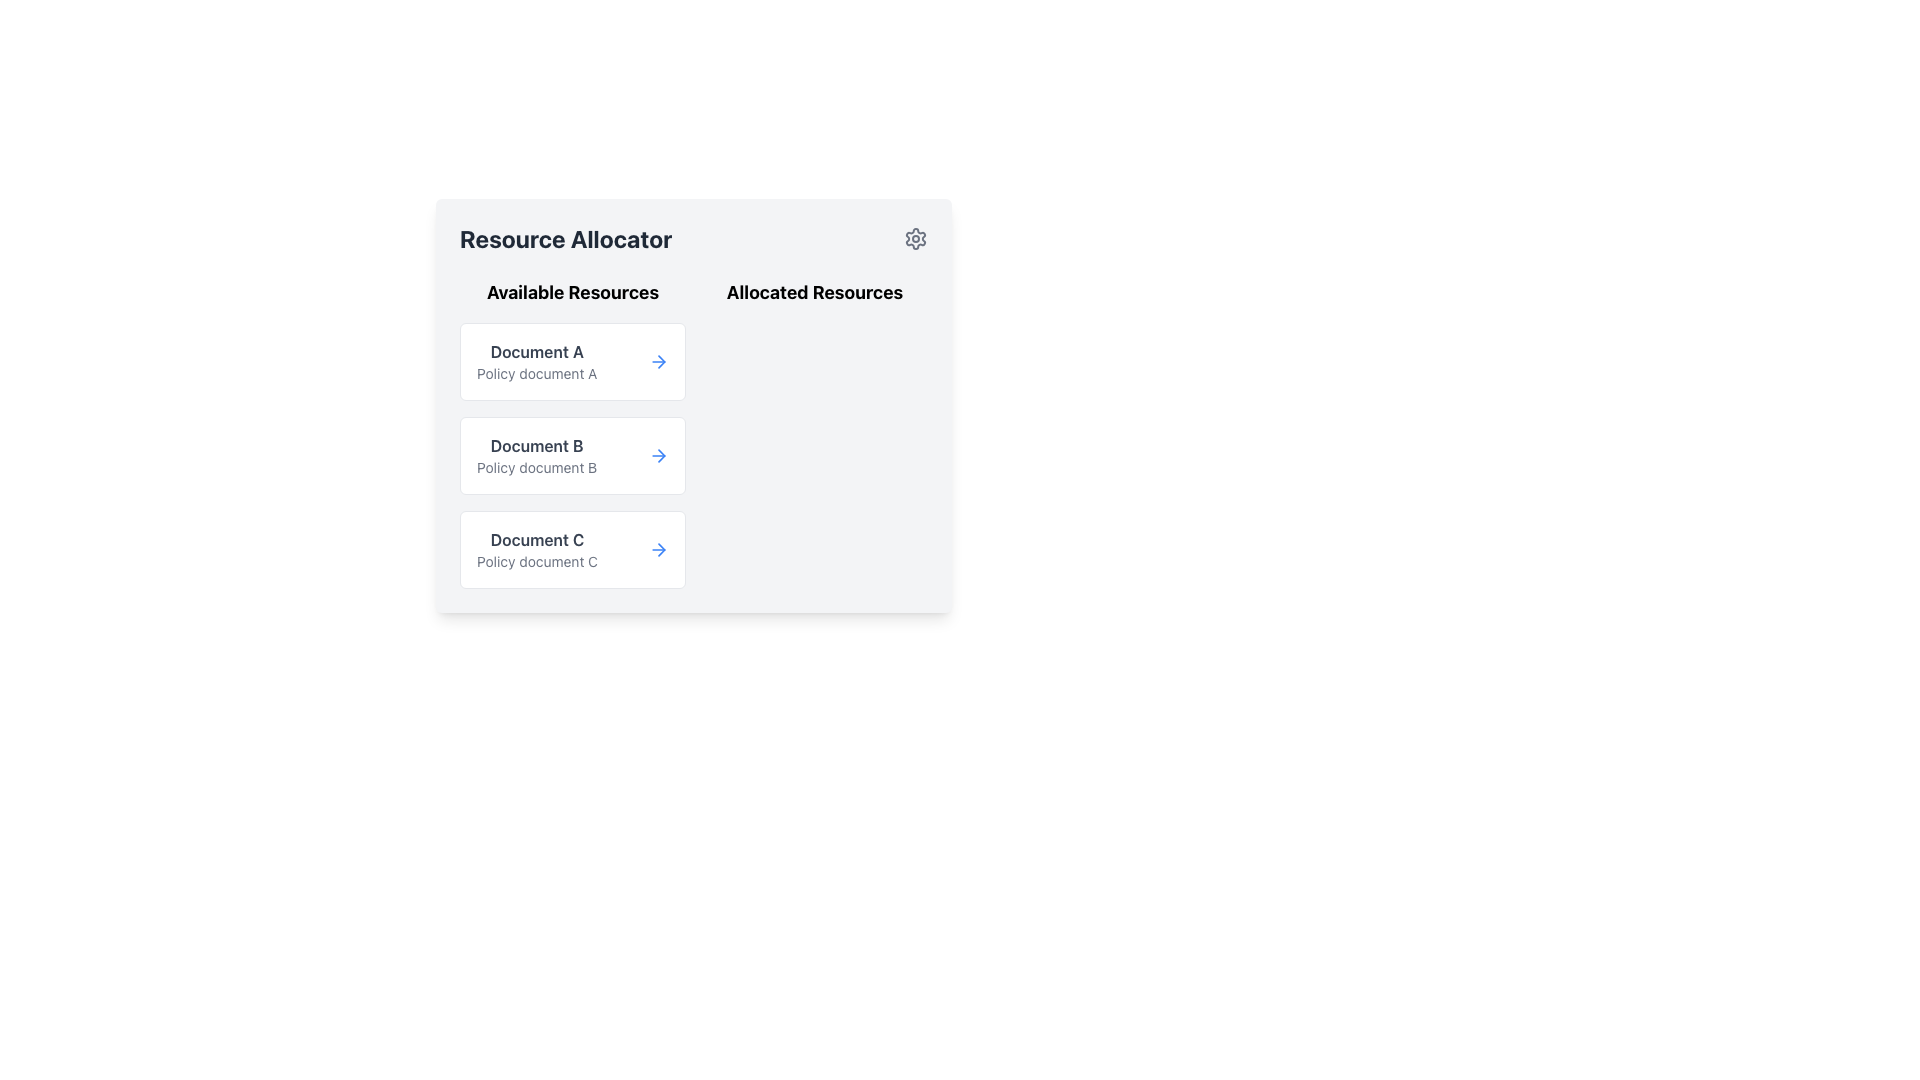 The image size is (1920, 1080). I want to click on the 'Document B' card/list item in the 'Available Resources' section, so click(571, 433).